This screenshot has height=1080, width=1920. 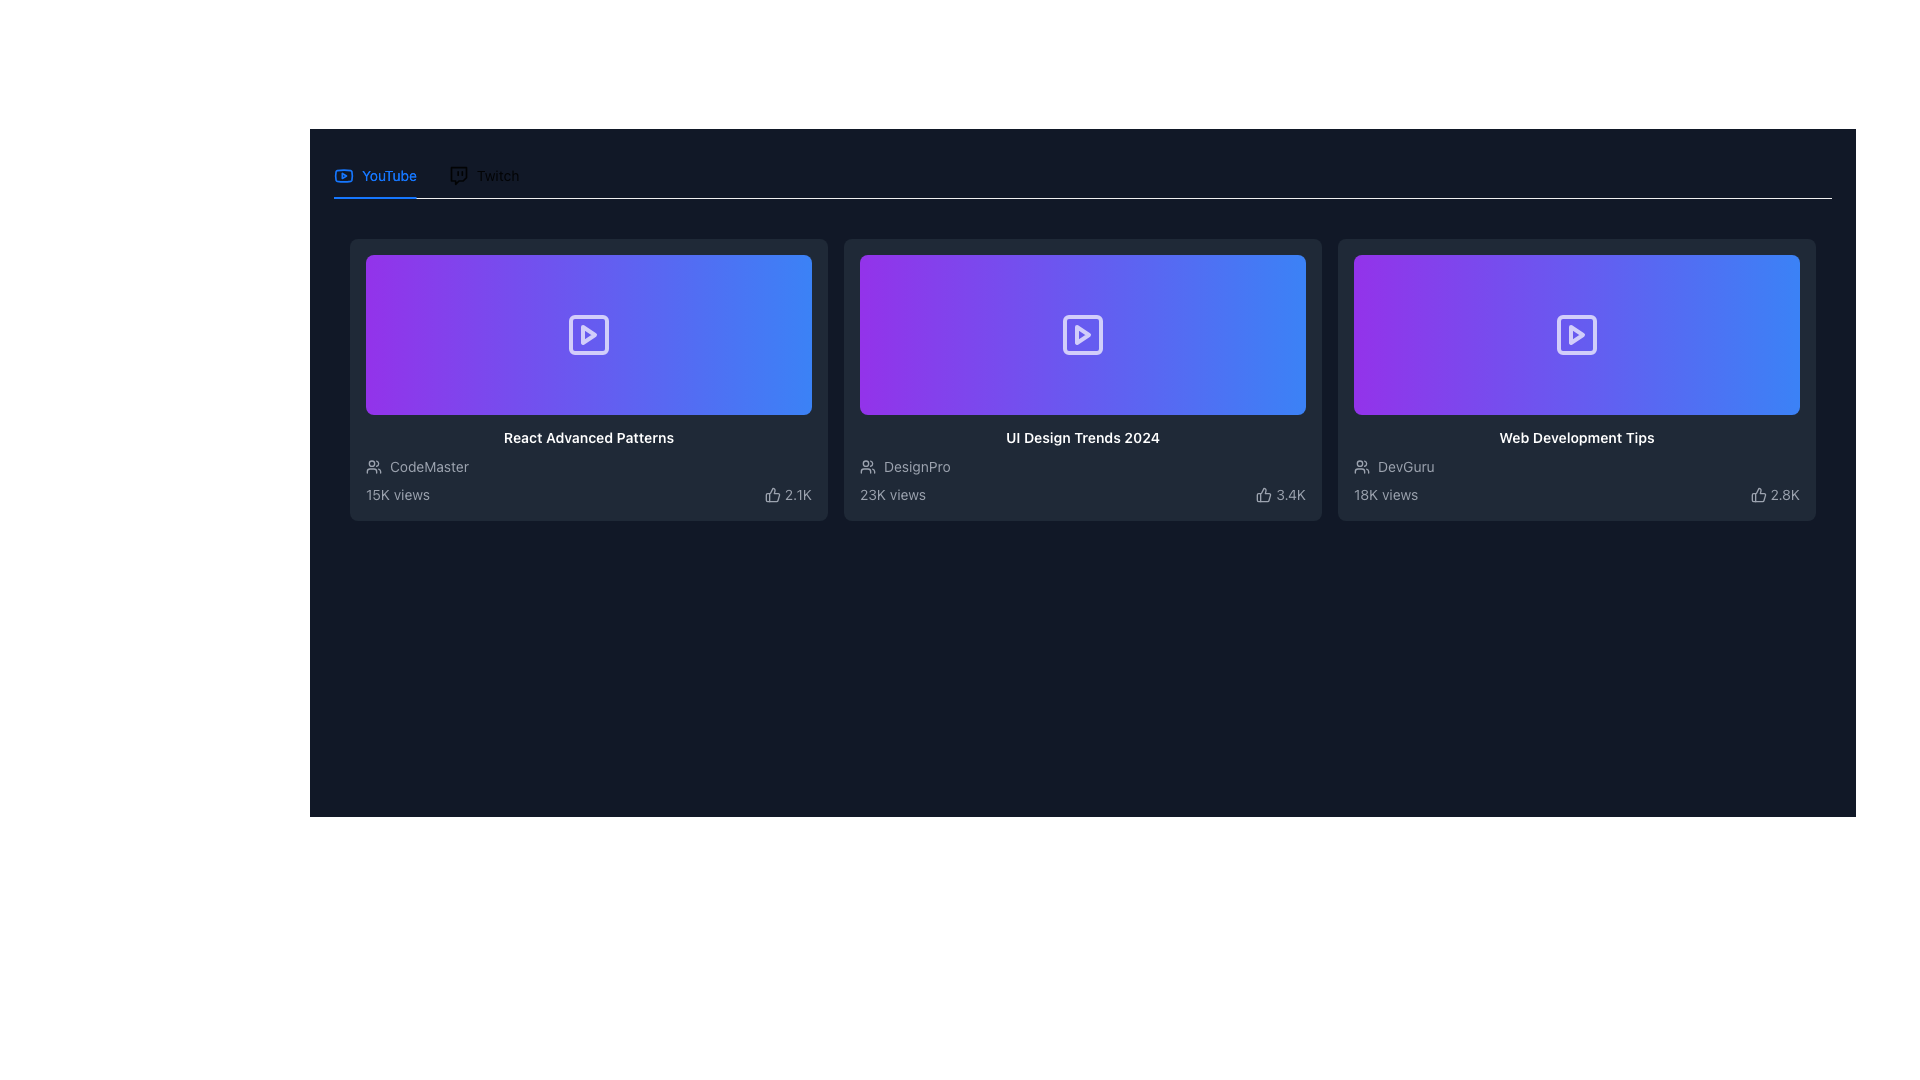 I want to click on the Image Button representing the video thumbnail above the title 'React Advanced Patterns', so click(x=588, y=334).